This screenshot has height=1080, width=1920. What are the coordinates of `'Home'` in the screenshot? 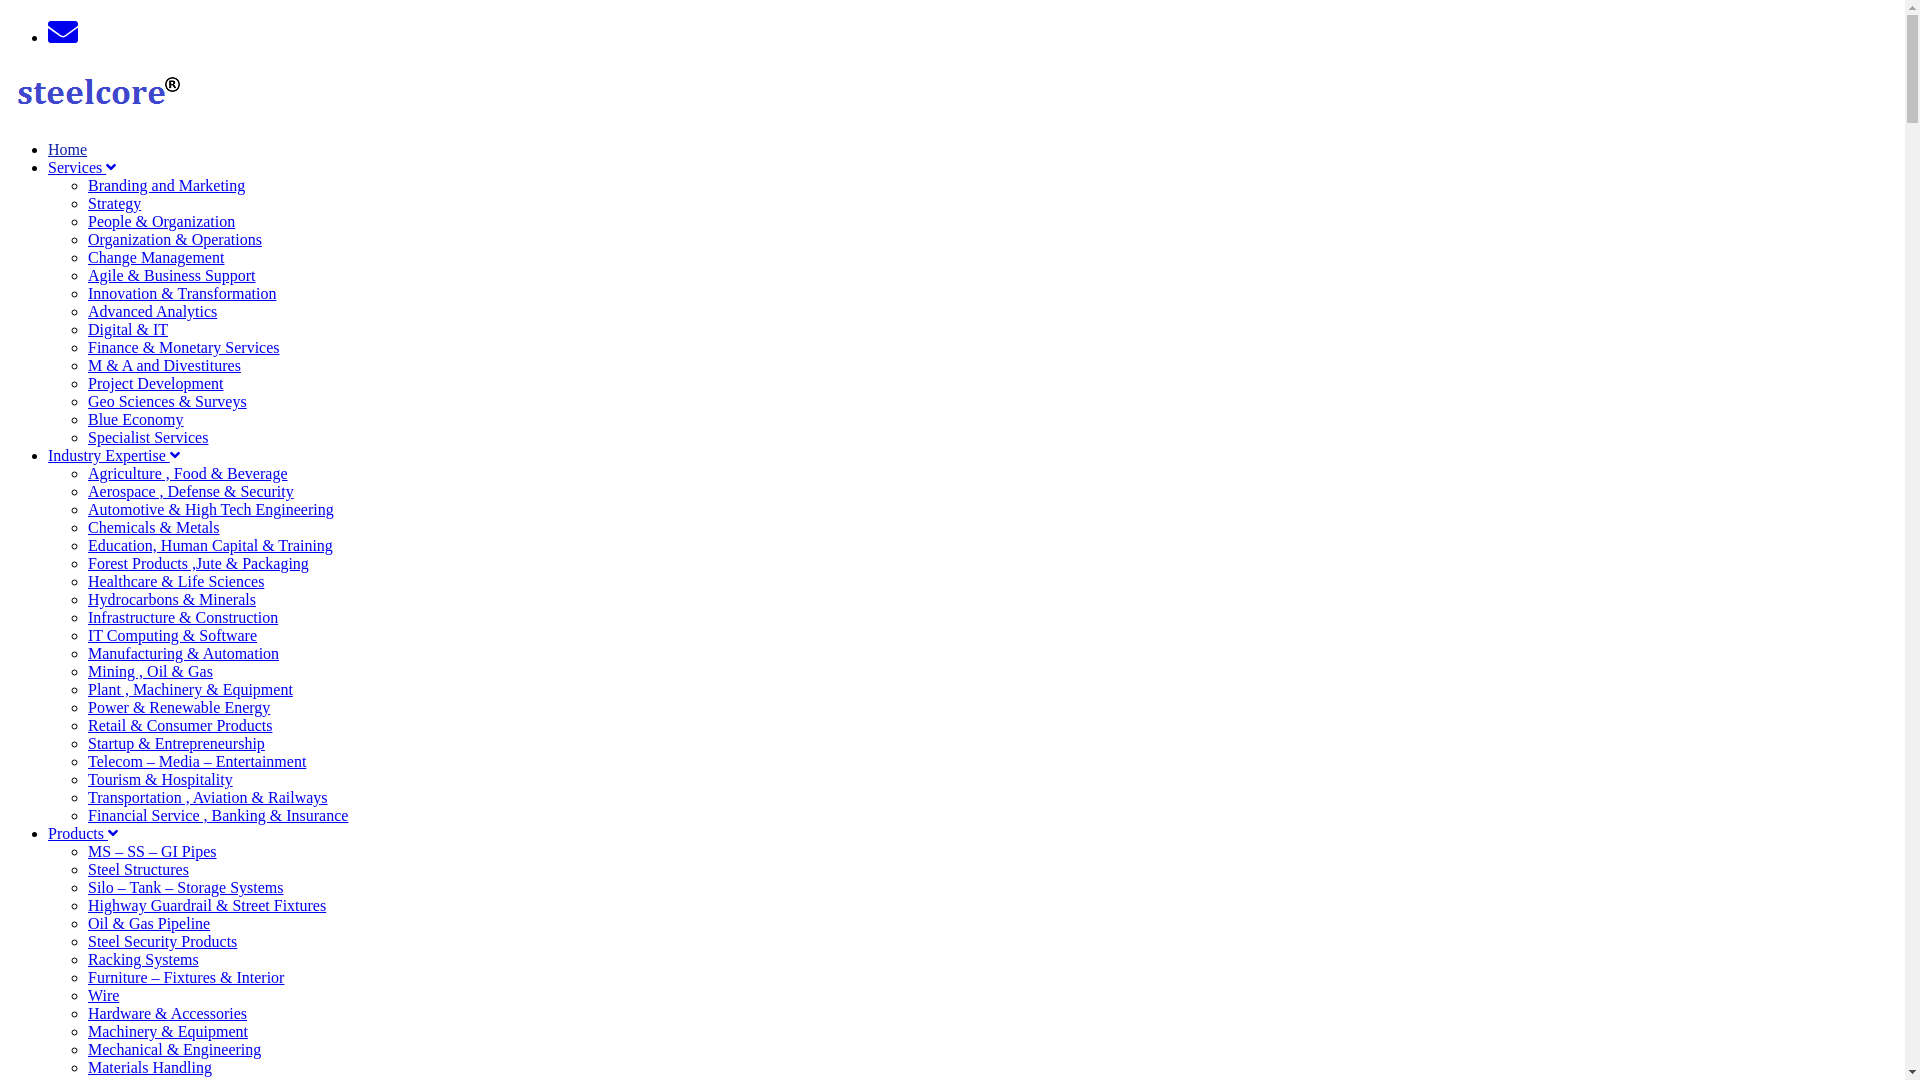 It's located at (67, 148).